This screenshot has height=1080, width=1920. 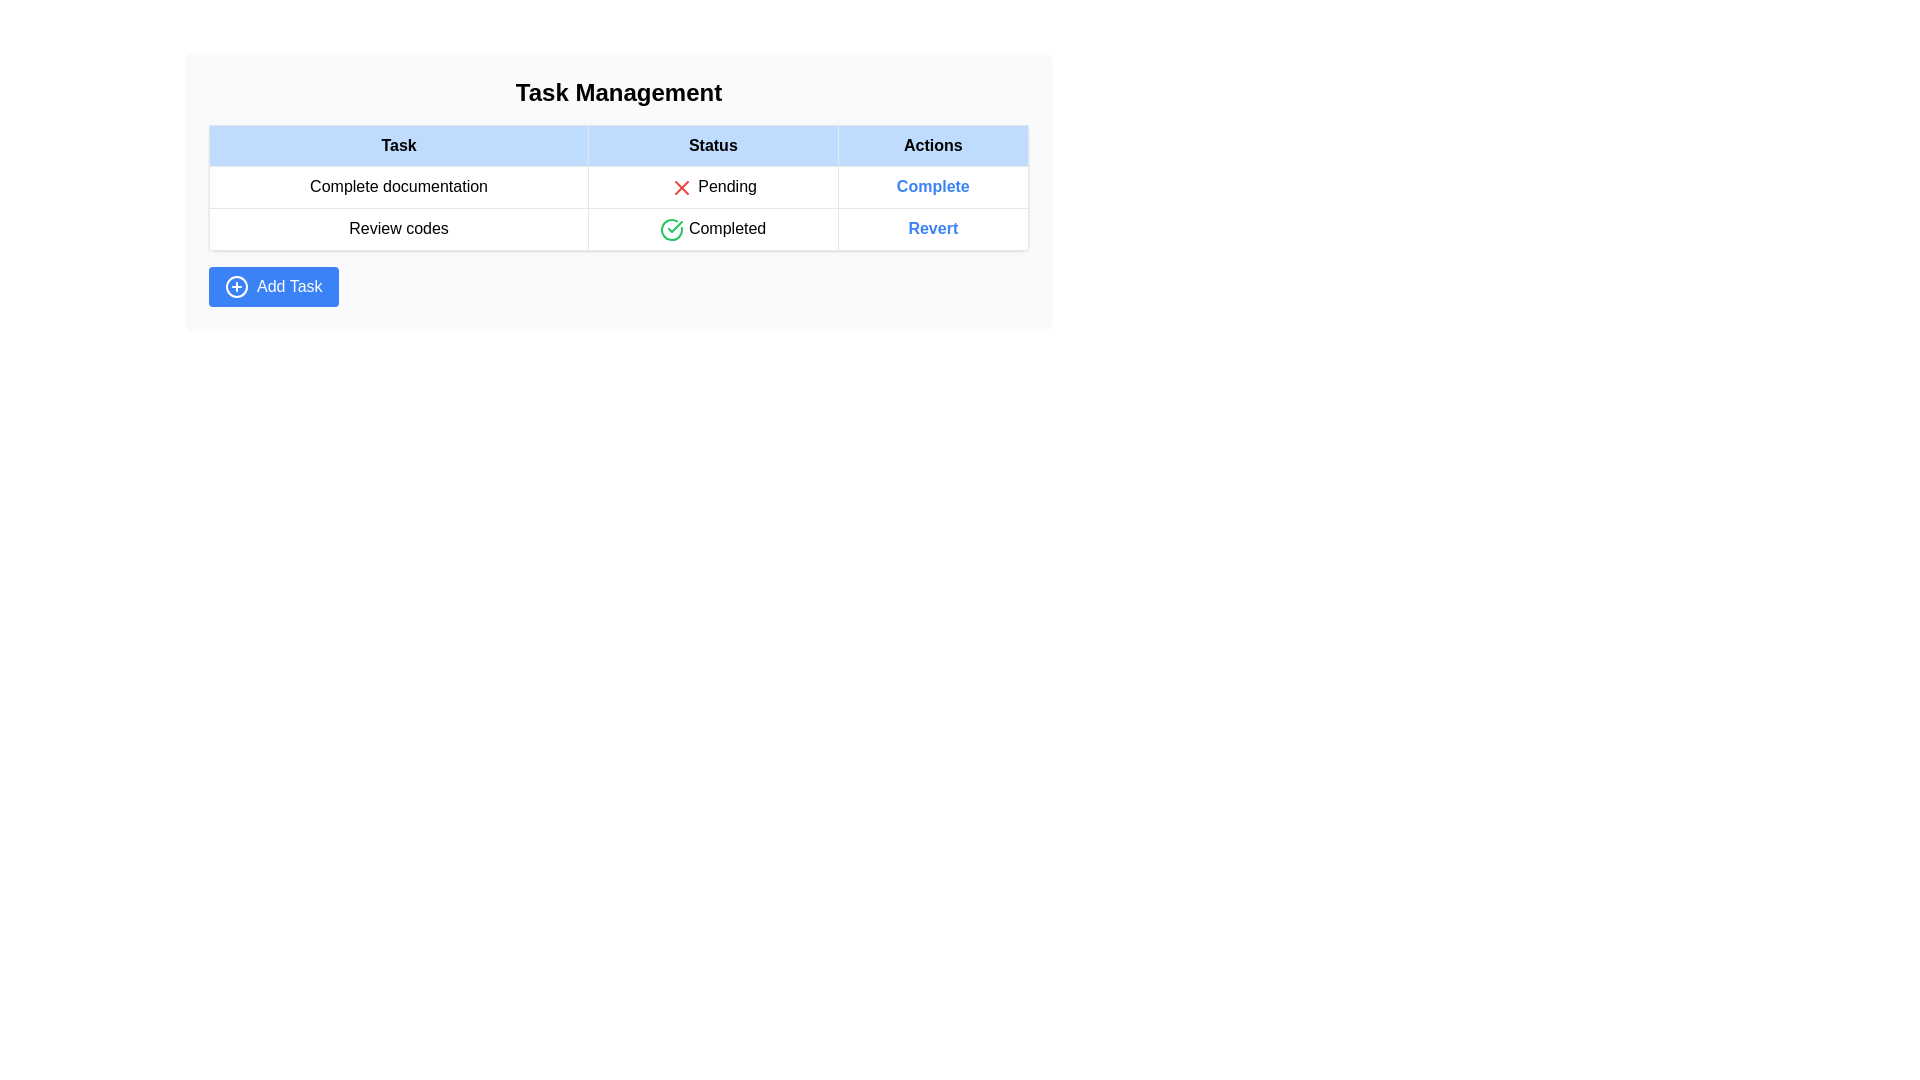 What do you see at coordinates (932, 228) in the screenshot?
I see `the second Clickable Text Link in the 'Actions' column of the table` at bounding box center [932, 228].